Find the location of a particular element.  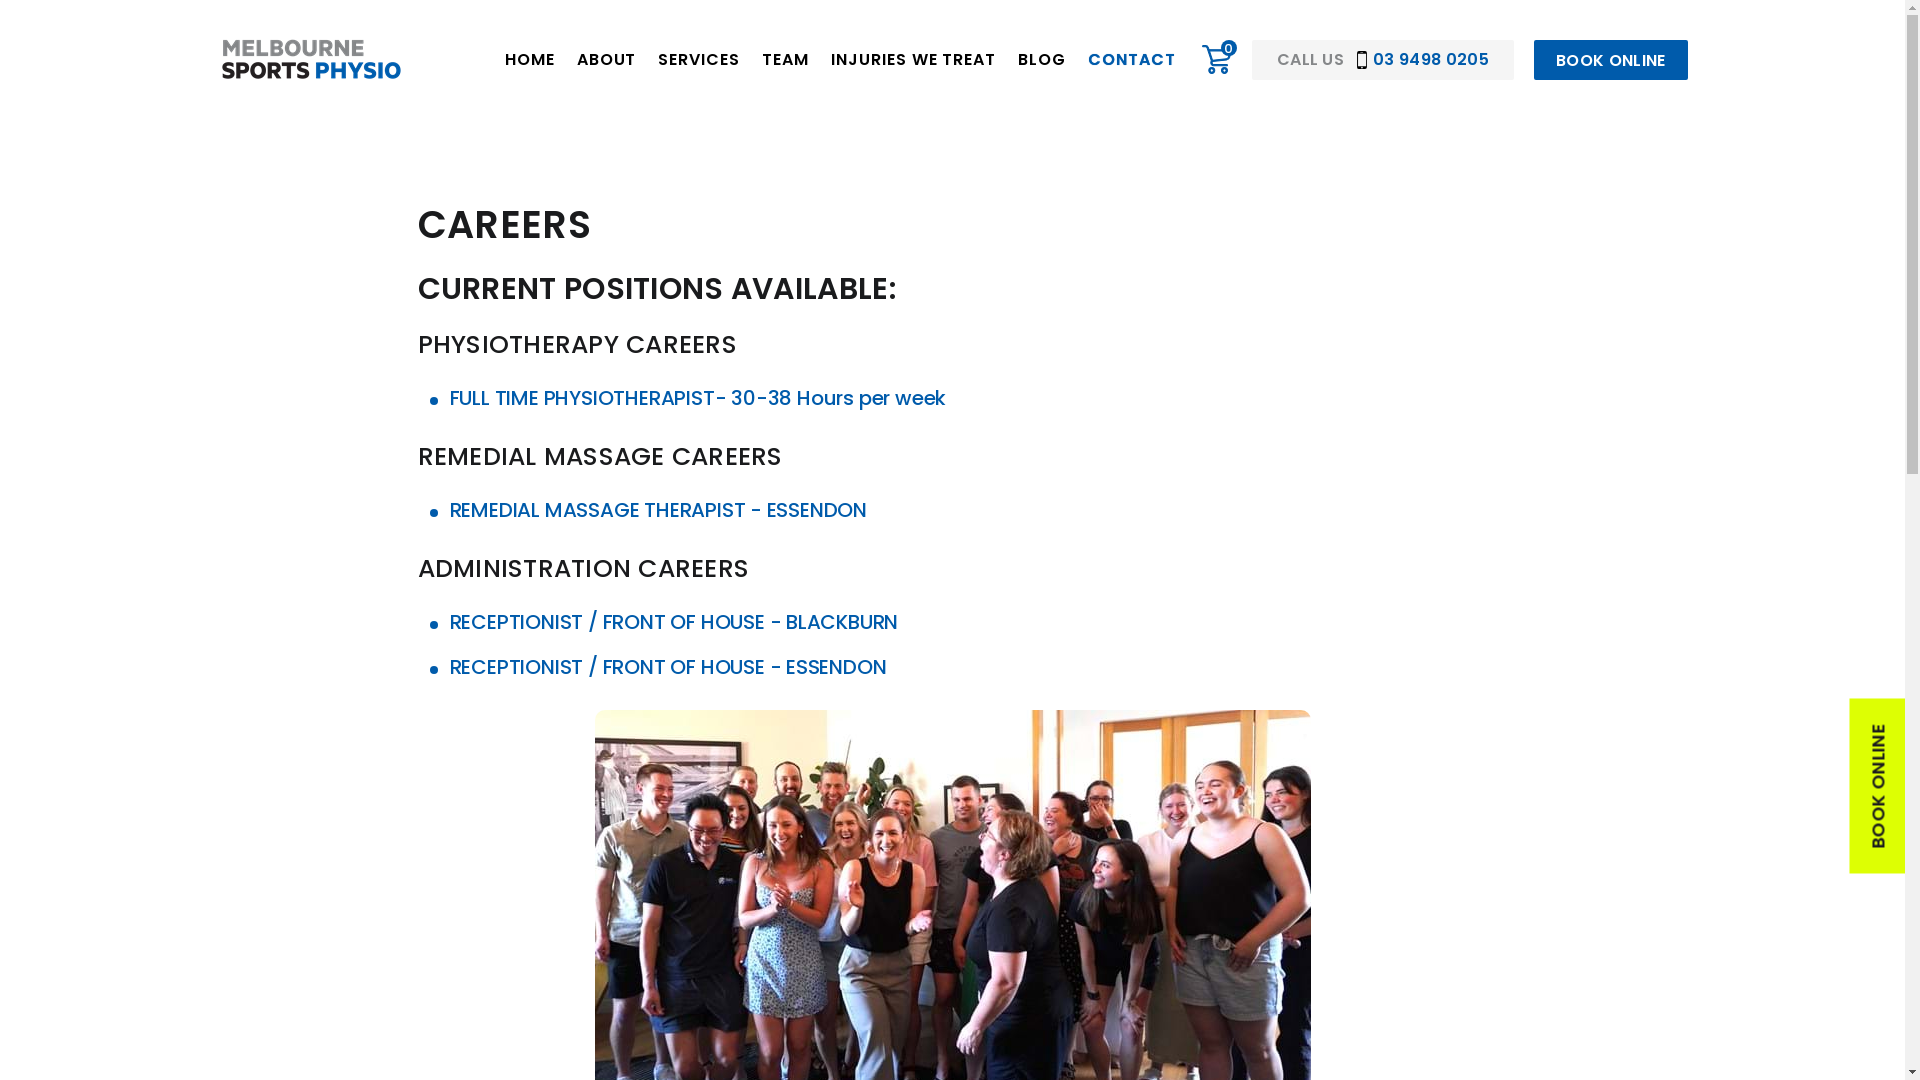

'RECEPTIONIST / FRONT OF HOUSE - BLACKBURN' is located at coordinates (674, 620).